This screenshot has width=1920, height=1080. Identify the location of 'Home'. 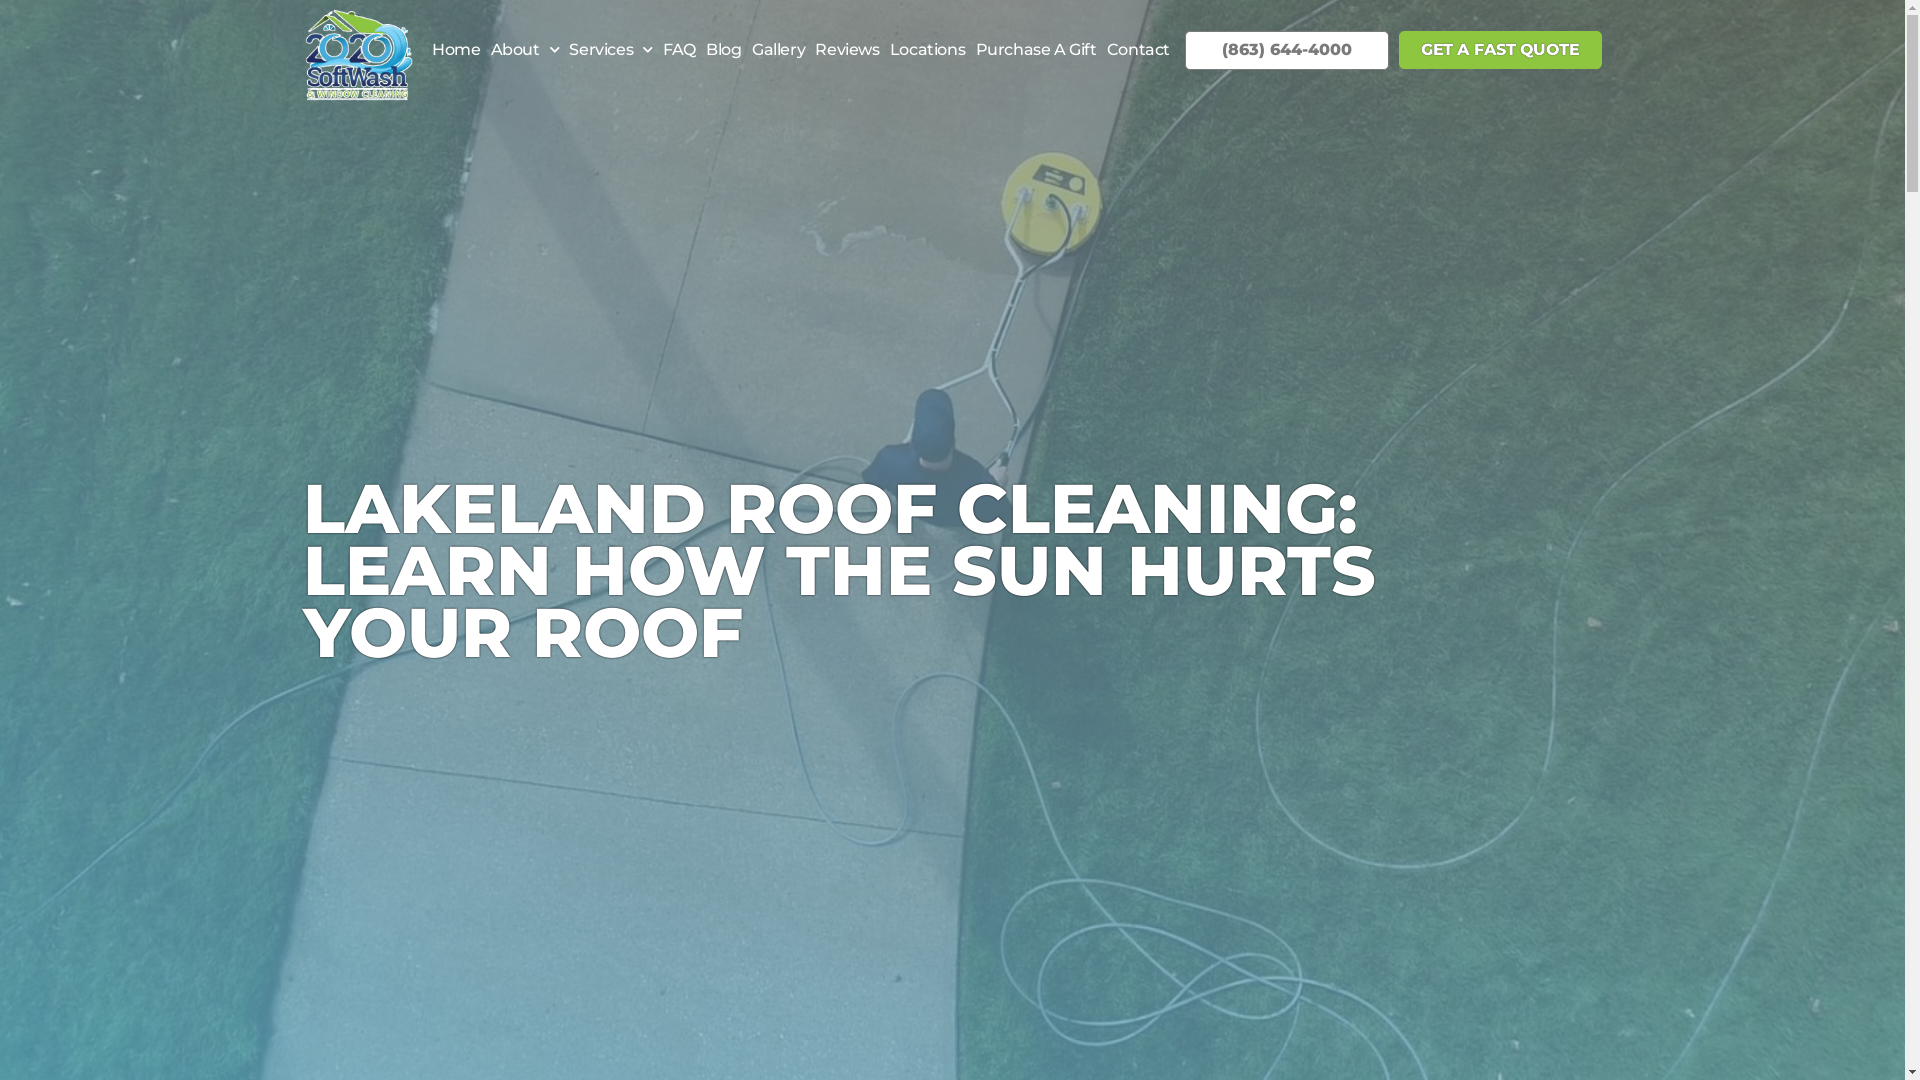
(455, 49).